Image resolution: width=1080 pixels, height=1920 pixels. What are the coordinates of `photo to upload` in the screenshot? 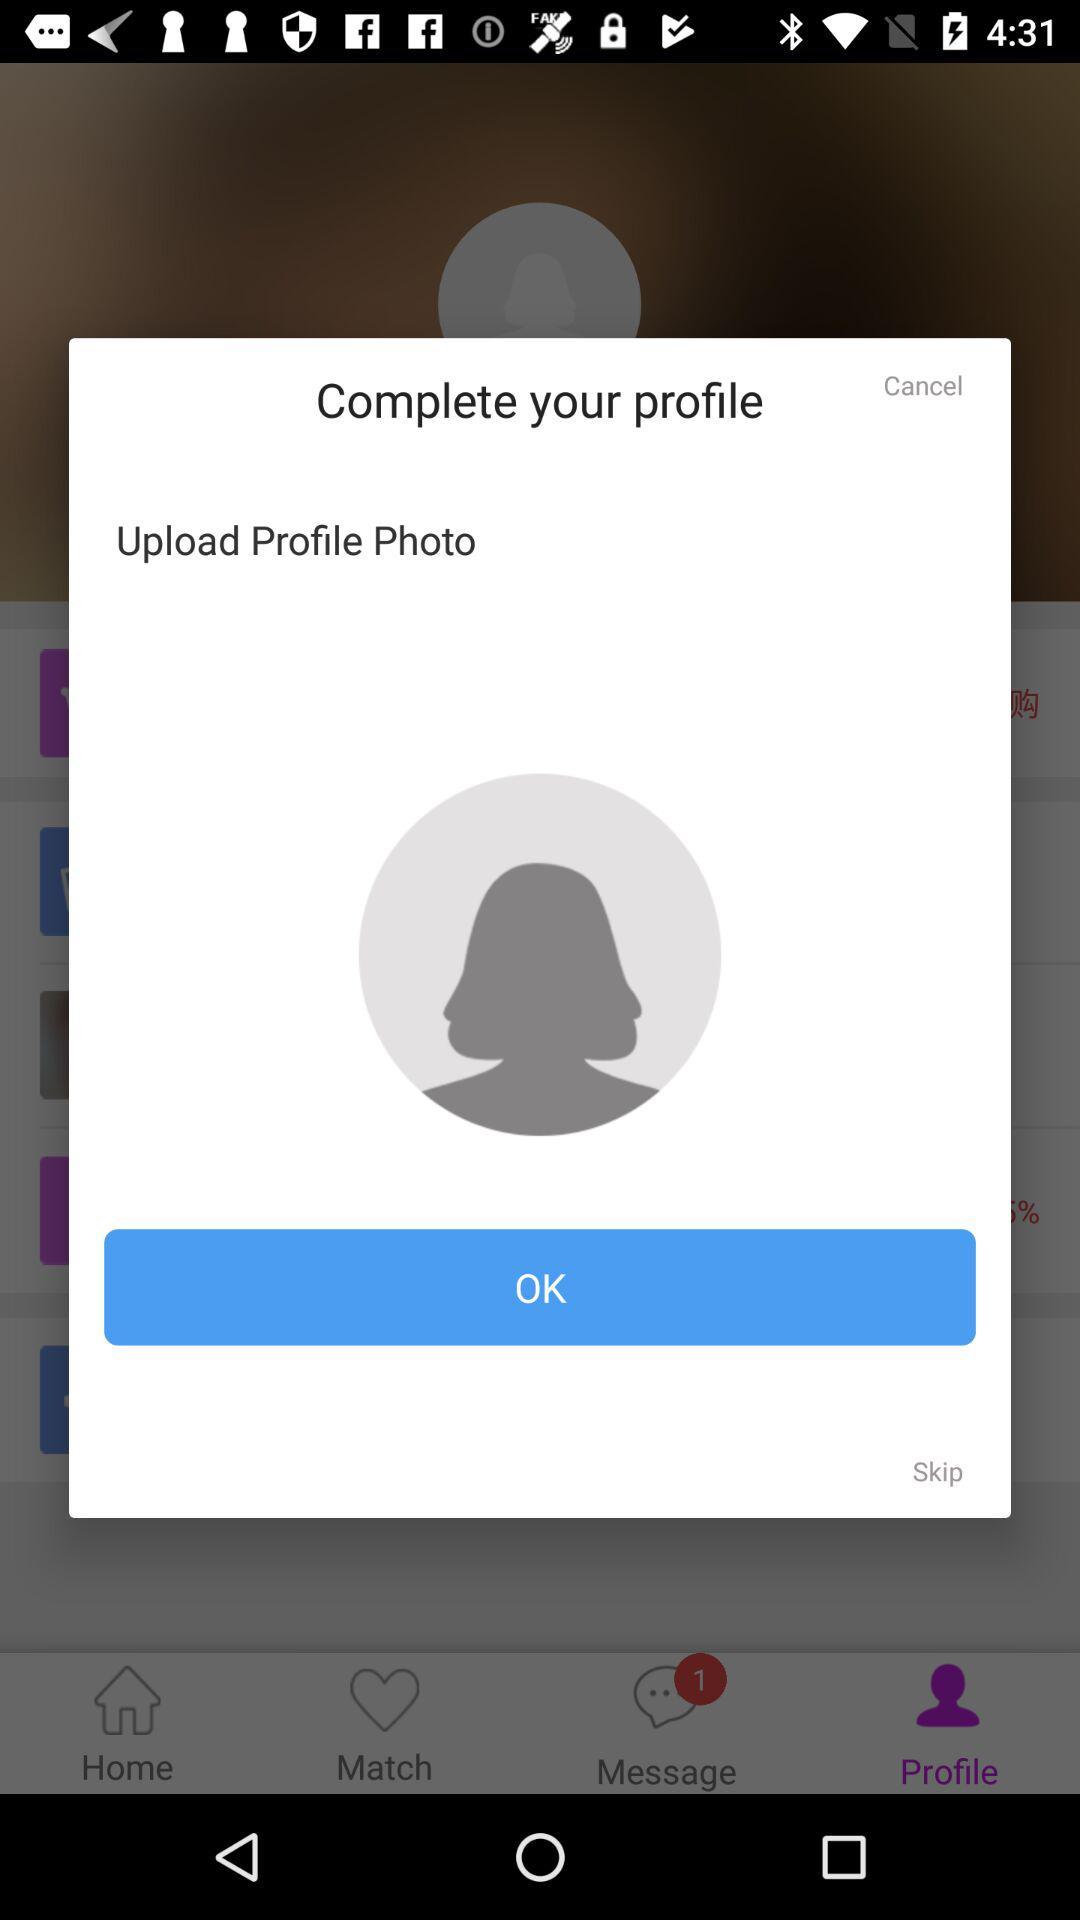 It's located at (540, 953).